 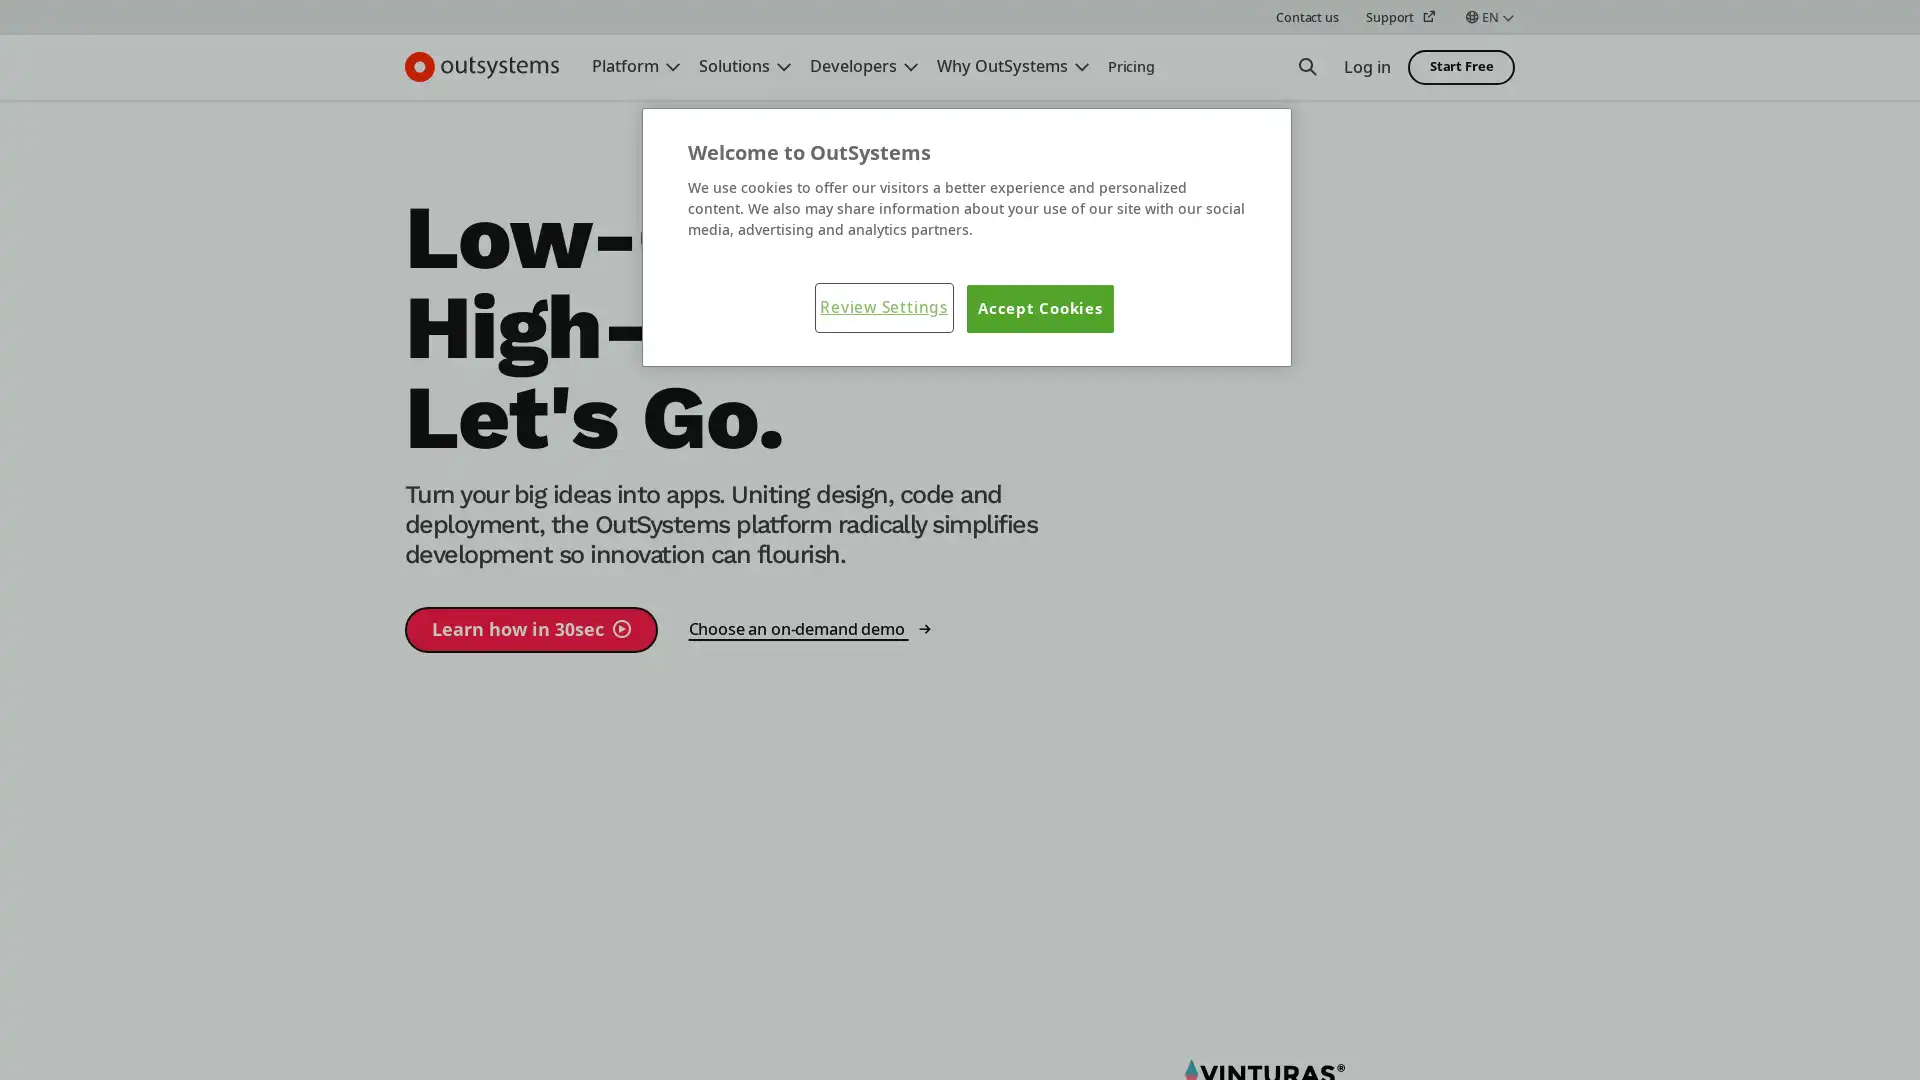 What do you see at coordinates (743, 65) in the screenshot?
I see `Solutions` at bounding box center [743, 65].